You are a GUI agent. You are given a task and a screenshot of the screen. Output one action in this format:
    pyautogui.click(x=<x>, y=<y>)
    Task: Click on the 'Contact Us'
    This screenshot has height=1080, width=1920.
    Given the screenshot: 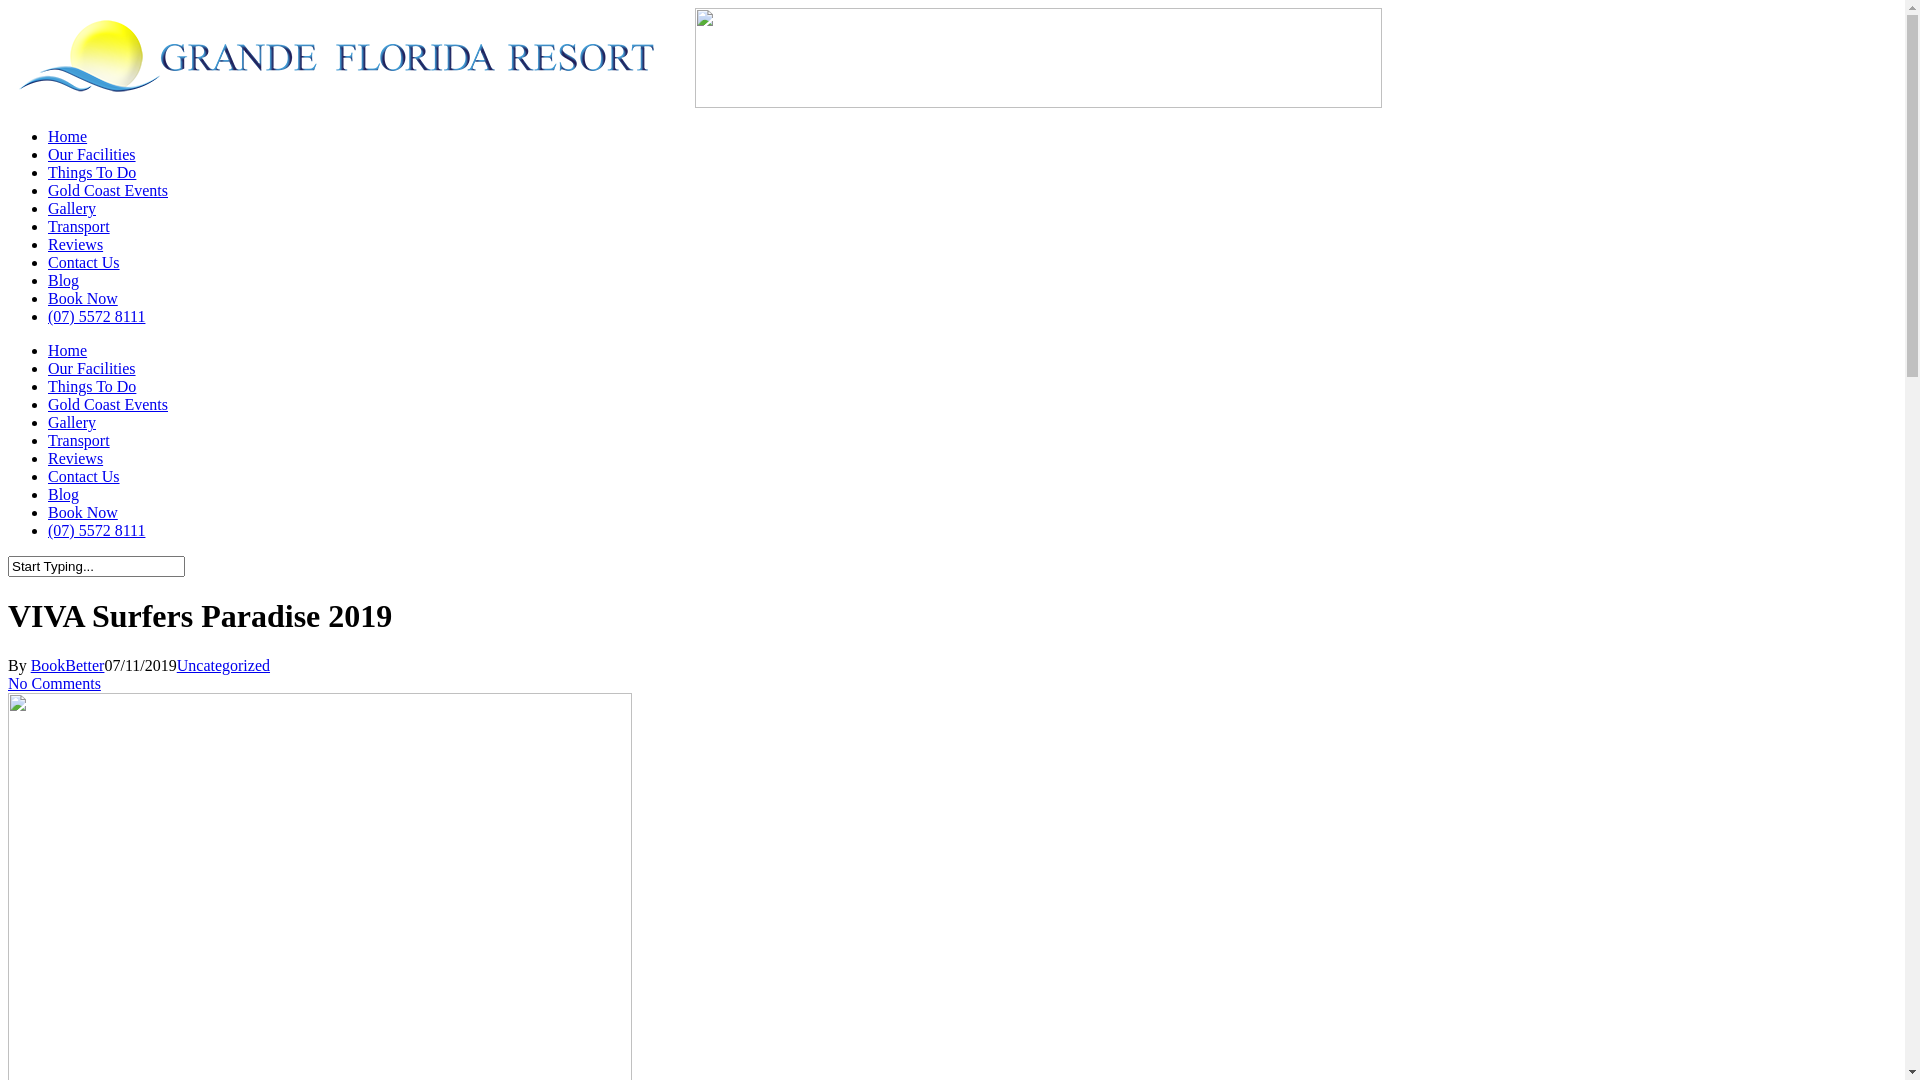 What is the action you would take?
    pyautogui.click(x=82, y=476)
    